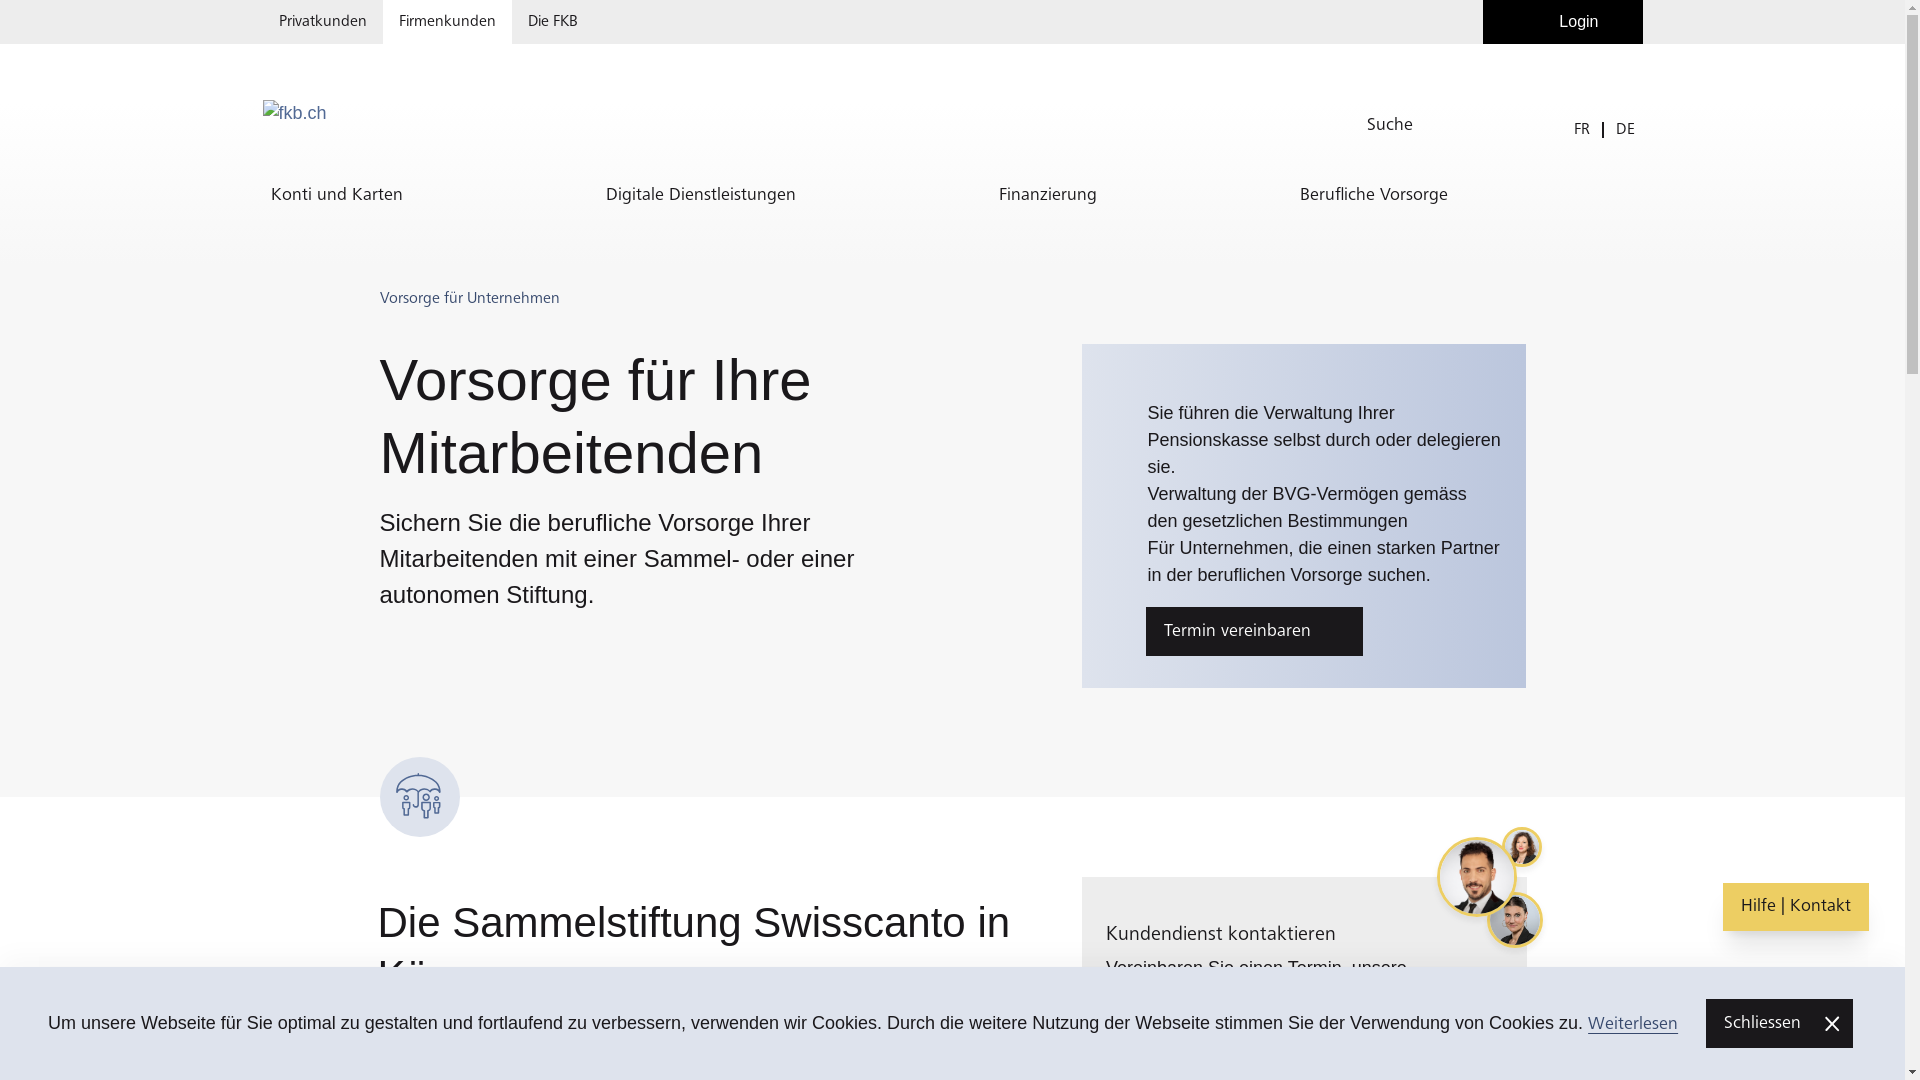 The height and width of the screenshot is (1080, 1920). Describe the element at coordinates (1253, 631) in the screenshot. I see `'Termin vereinbaren'` at that location.